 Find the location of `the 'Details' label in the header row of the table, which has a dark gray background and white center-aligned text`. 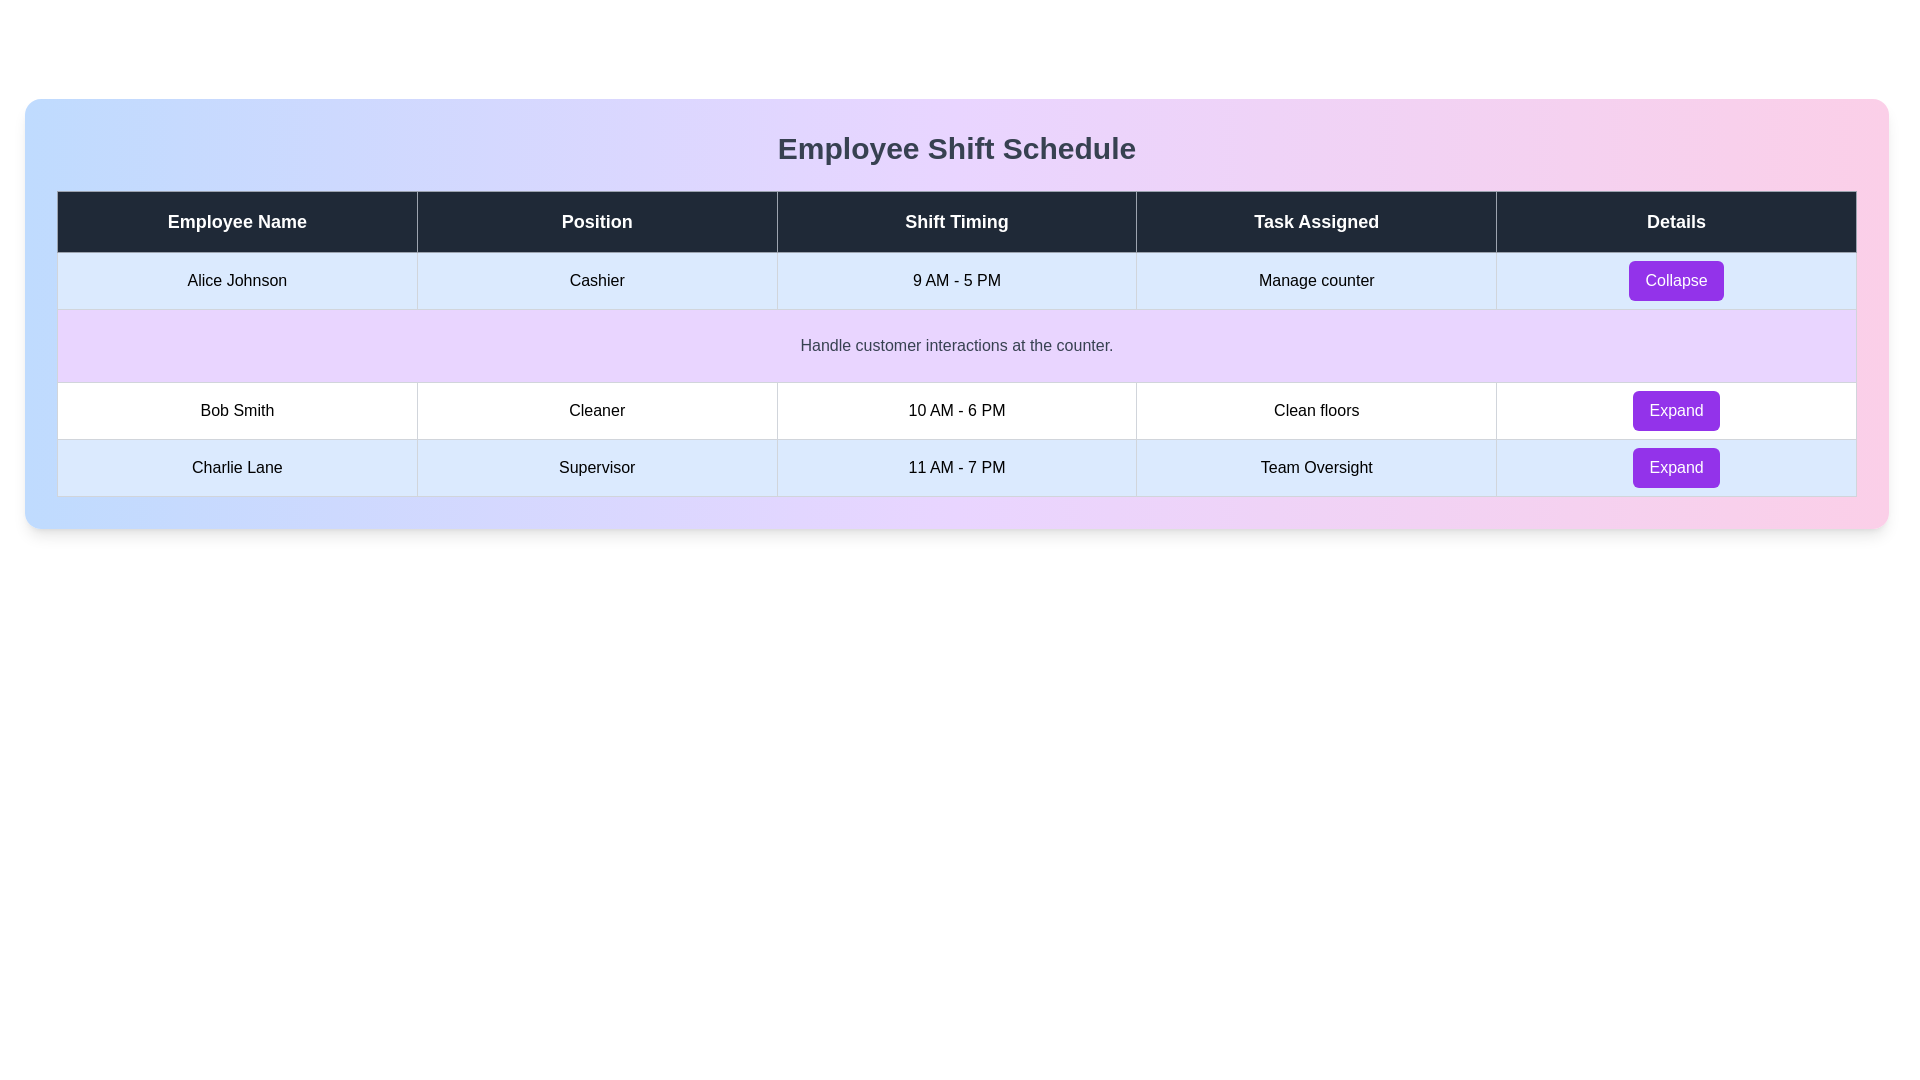

the 'Details' label in the header row of the table, which has a dark gray background and white center-aligned text is located at coordinates (1676, 222).